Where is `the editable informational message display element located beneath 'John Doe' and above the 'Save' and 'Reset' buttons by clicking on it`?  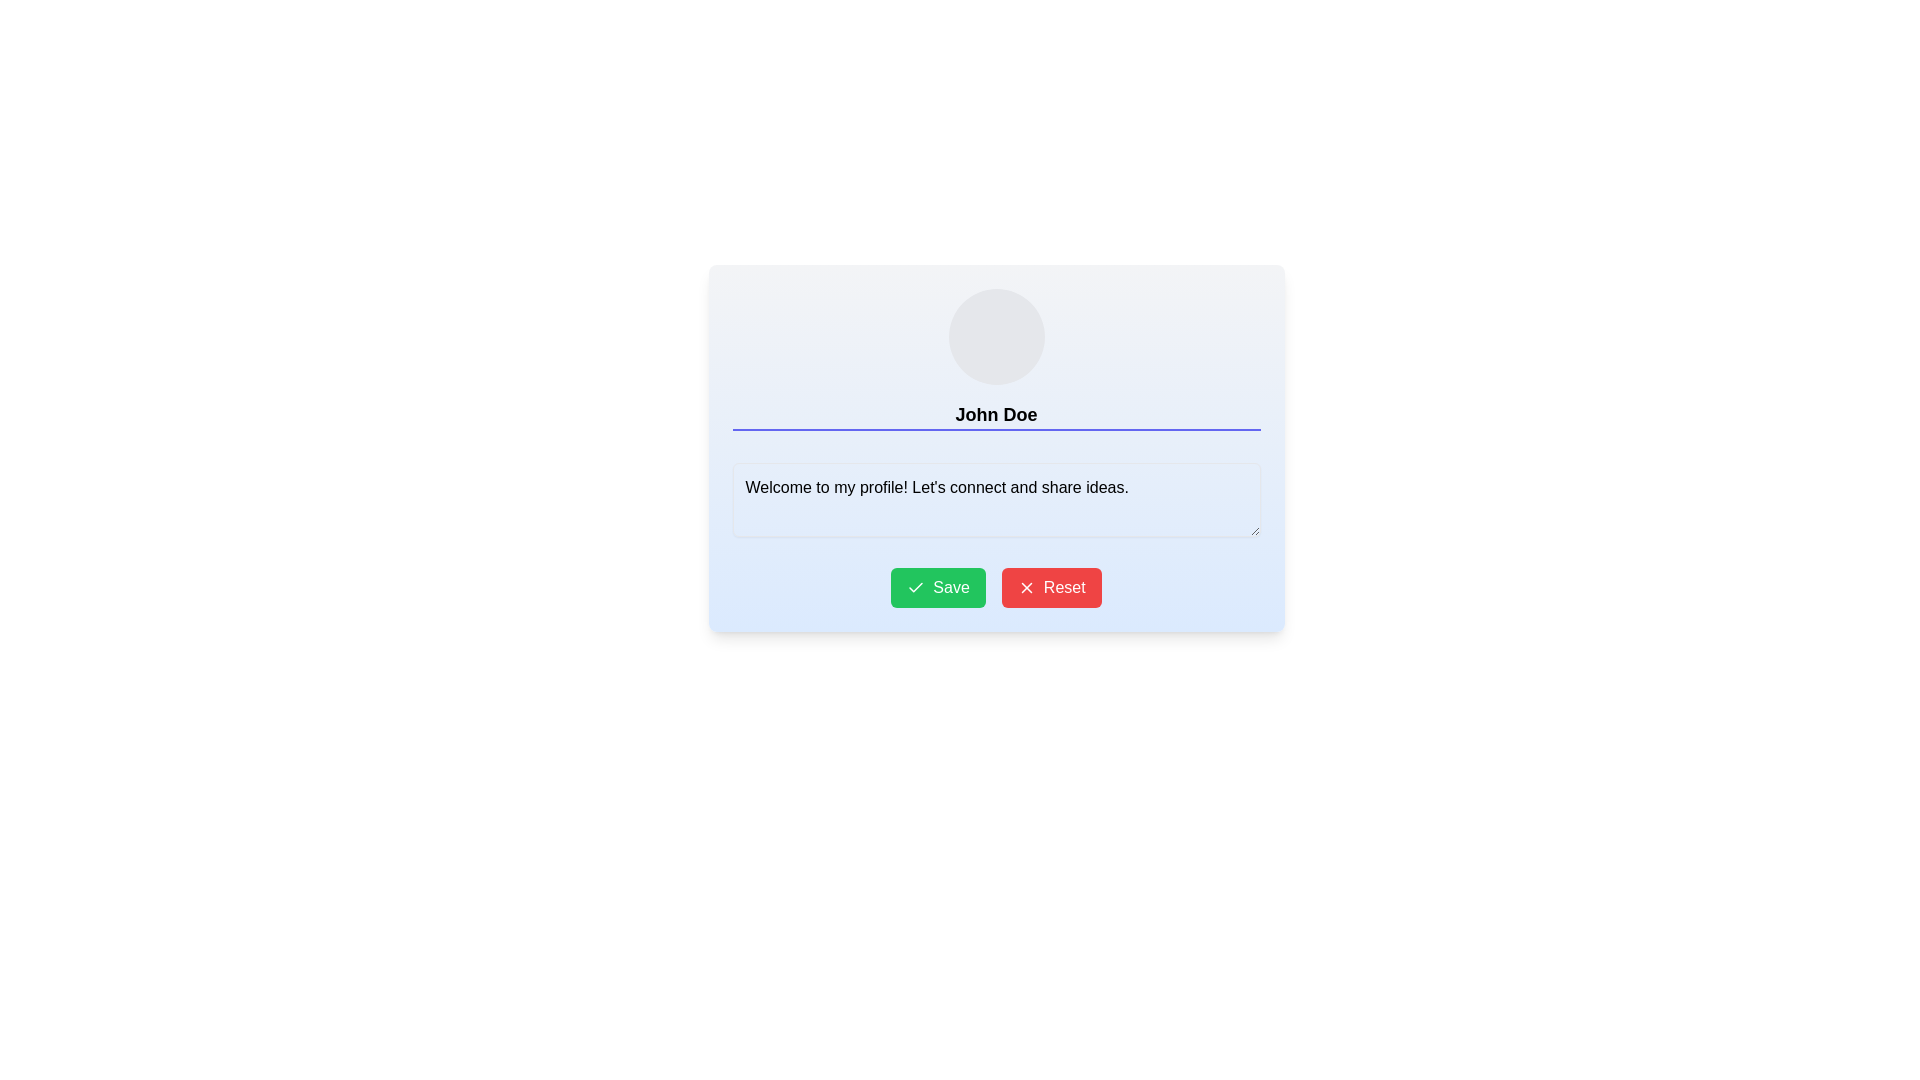 the editable informational message display element located beneath 'John Doe' and above the 'Save' and 'Reset' buttons by clicking on it is located at coordinates (996, 502).